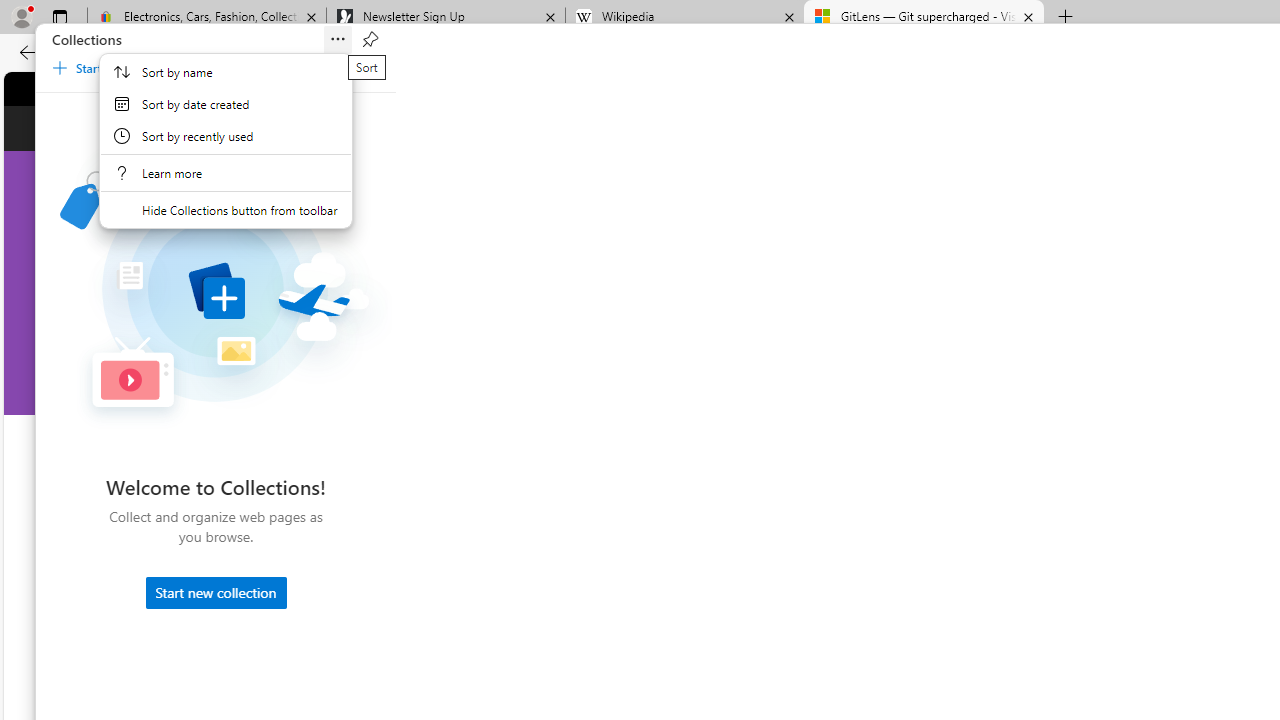  I want to click on 'Start new collection', so click(215, 591).